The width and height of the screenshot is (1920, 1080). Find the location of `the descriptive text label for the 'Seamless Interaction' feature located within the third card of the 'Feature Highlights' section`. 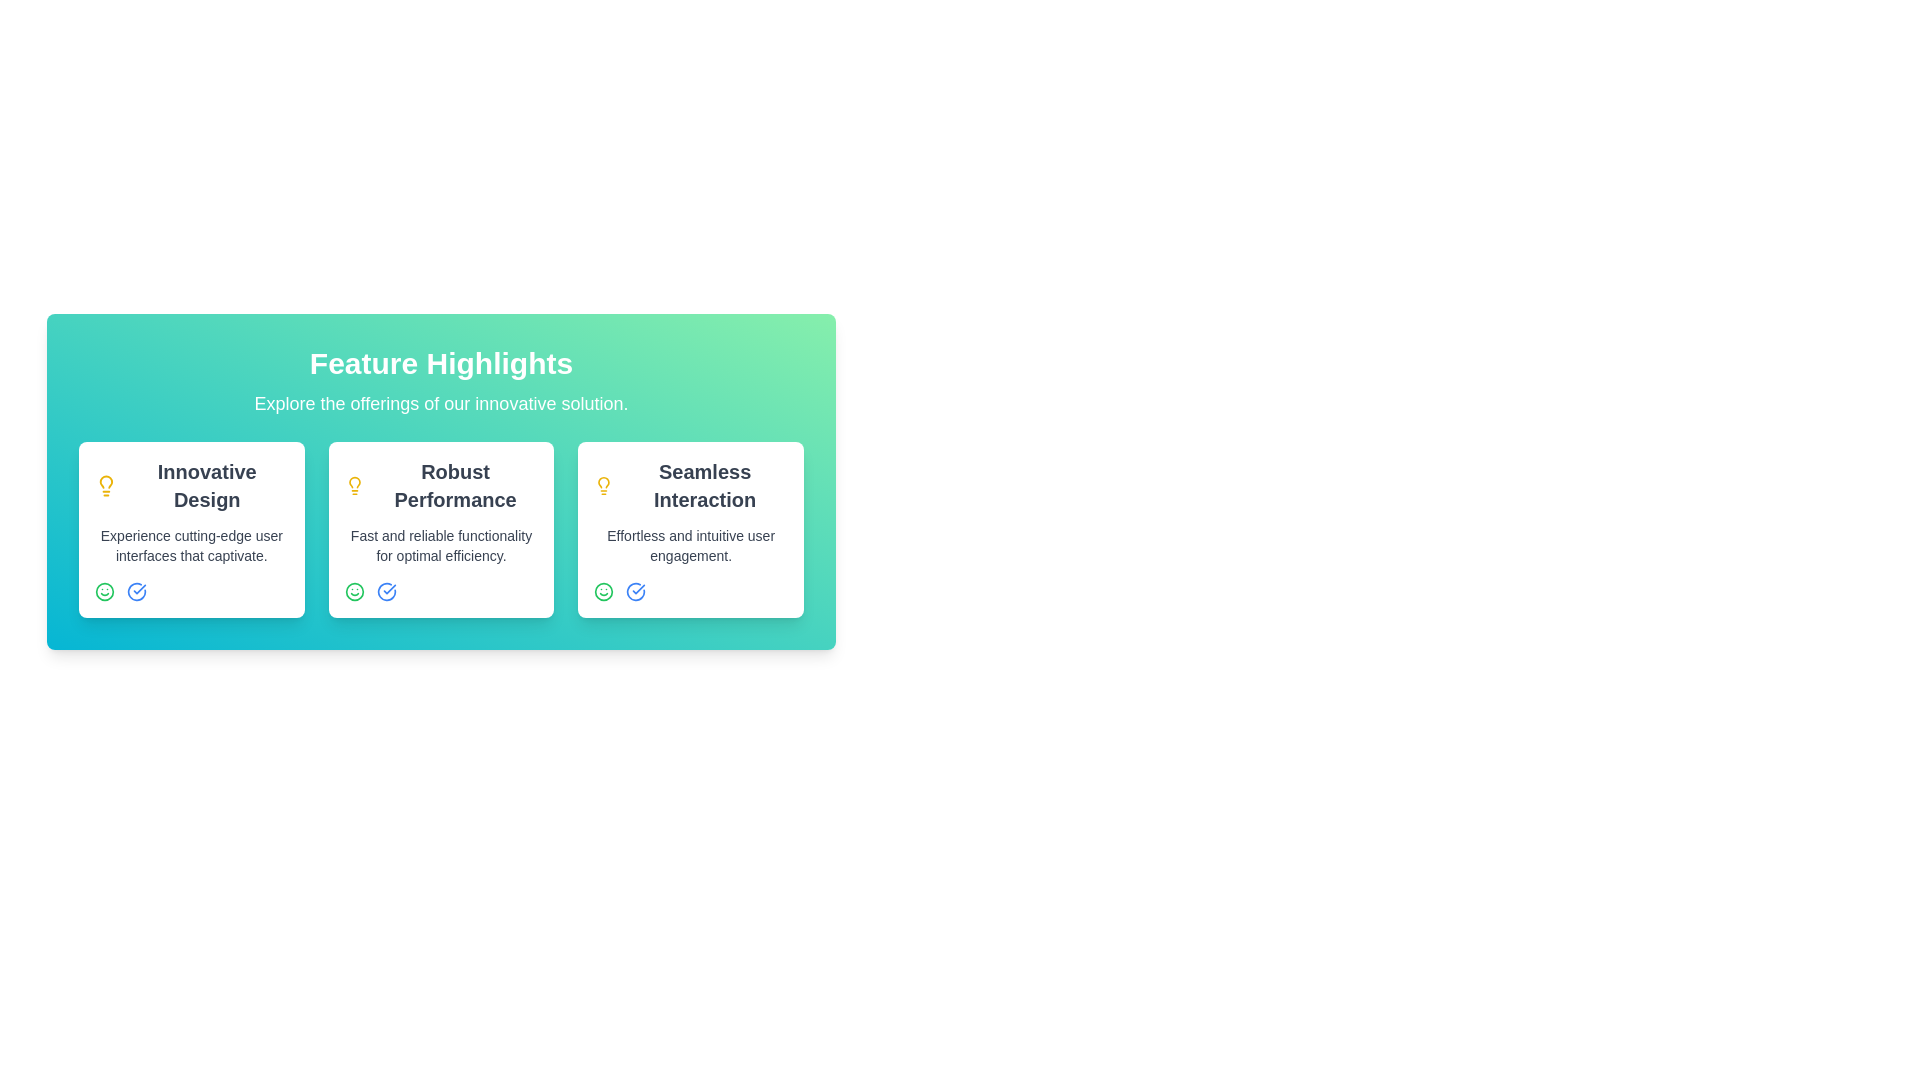

the descriptive text label for the 'Seamless Interaction' feature located within the third card of the 'Feature Highlights' section is located at coordinates (691, 546).